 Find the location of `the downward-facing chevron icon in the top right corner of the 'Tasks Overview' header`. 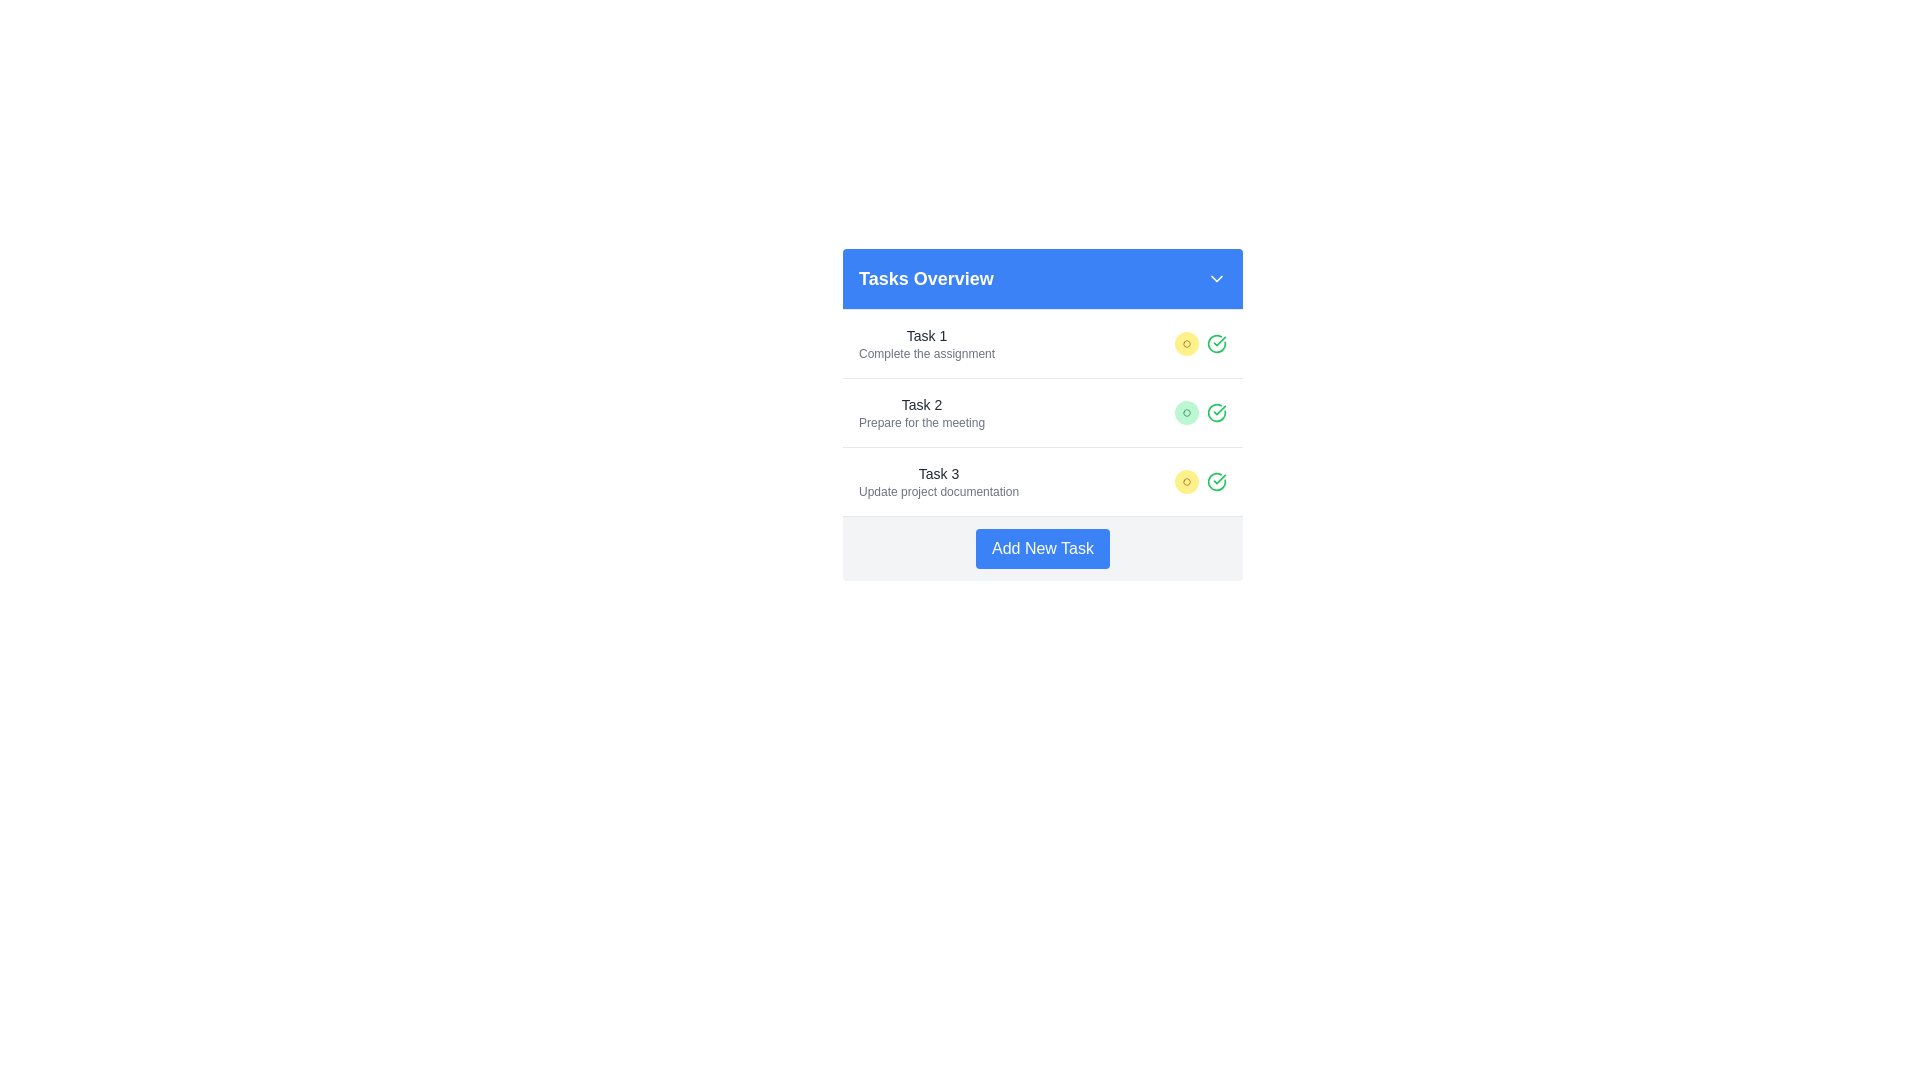

the downward-facing chevron icon in the top right corner of the 'Tasks Overview' header is located at coordinates (1216, 278).